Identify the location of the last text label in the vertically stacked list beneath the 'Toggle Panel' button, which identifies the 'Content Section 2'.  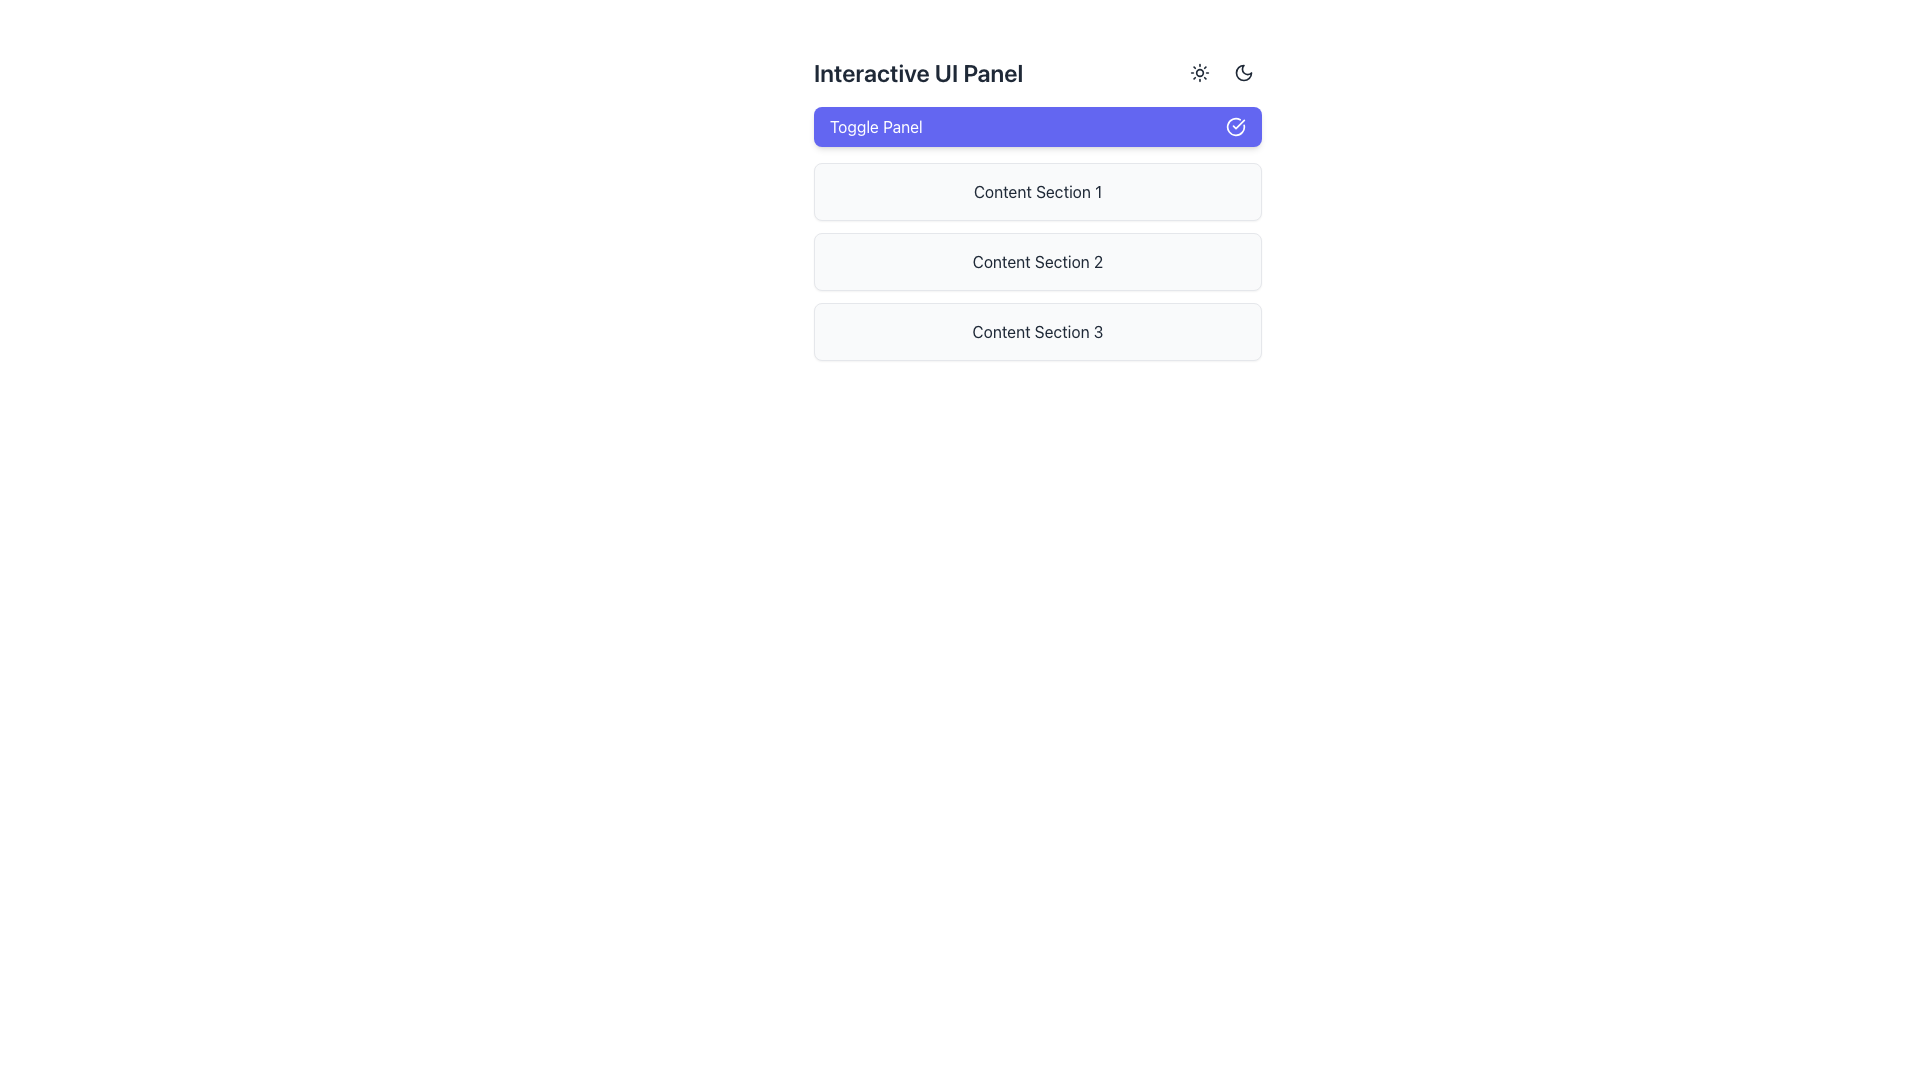
(1037, 330).